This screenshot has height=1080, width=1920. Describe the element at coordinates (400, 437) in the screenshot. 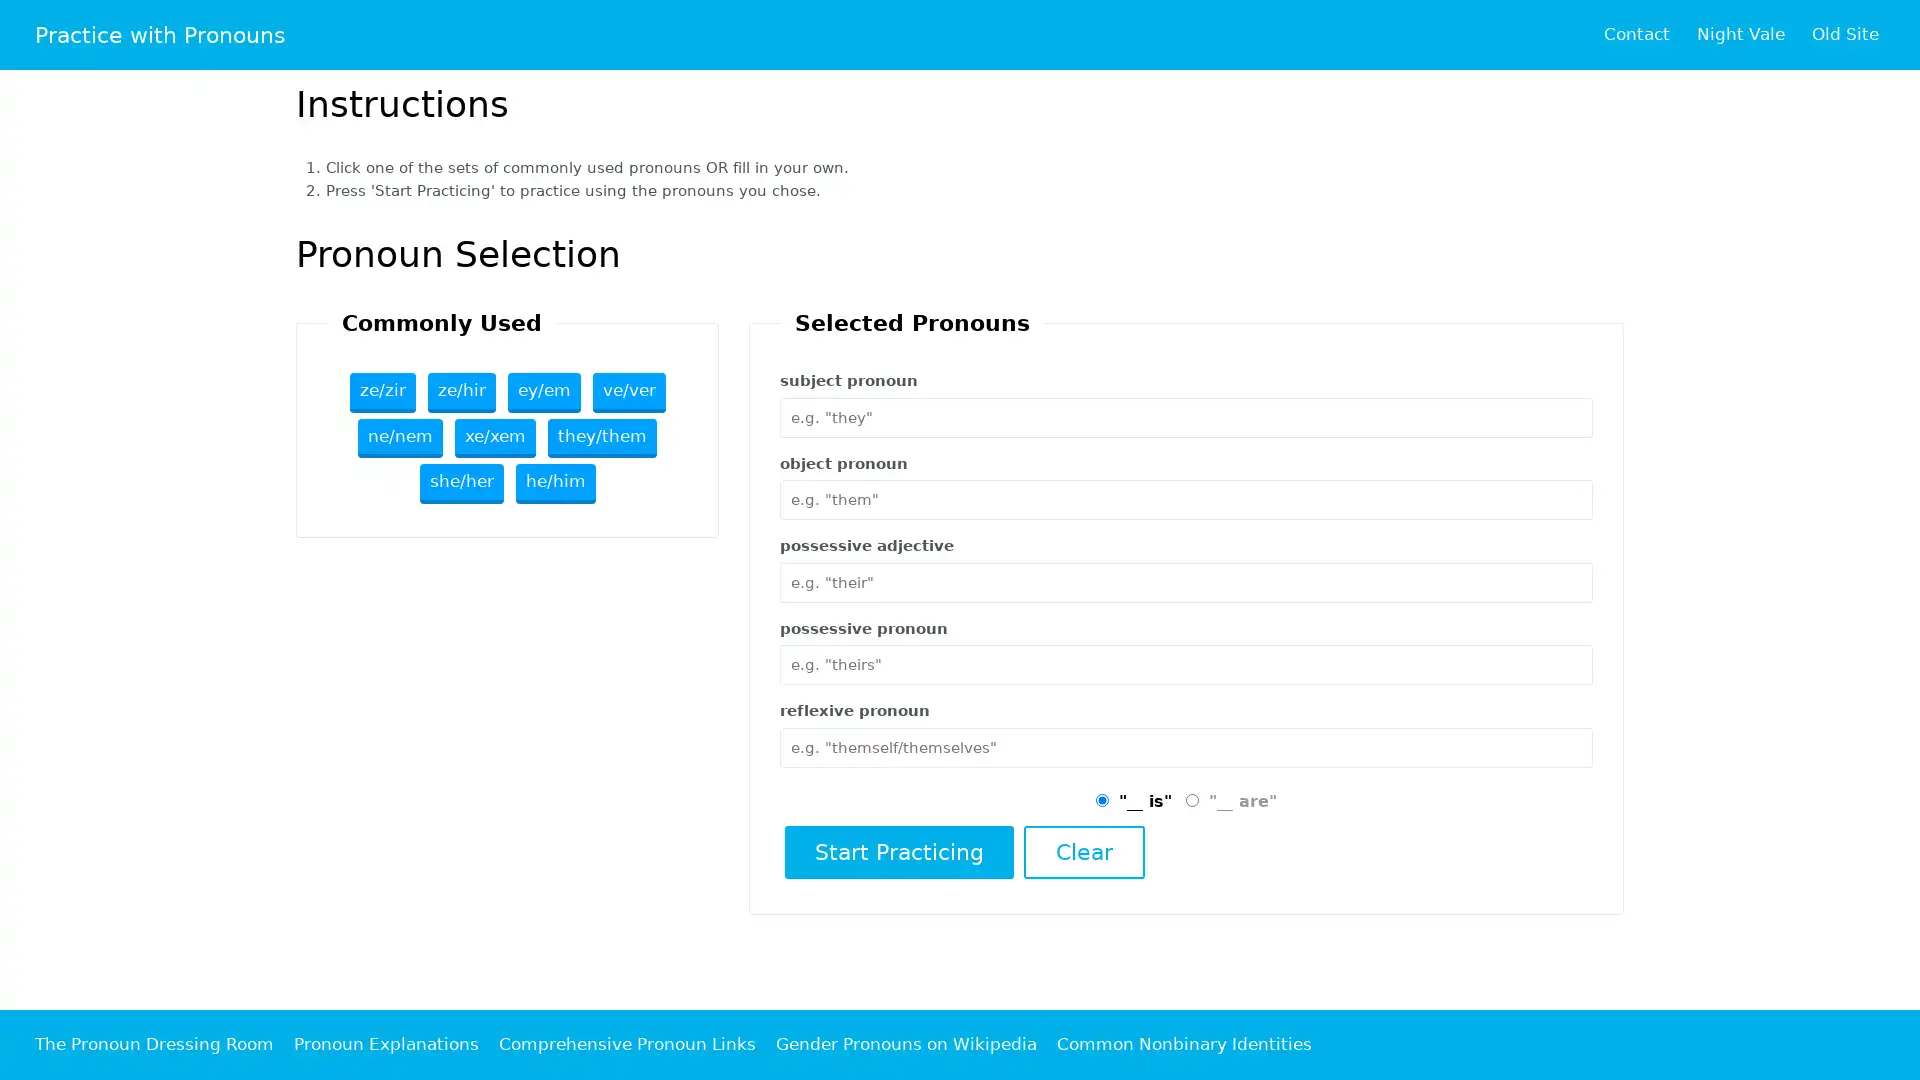

I see `ne/nem` at that location.